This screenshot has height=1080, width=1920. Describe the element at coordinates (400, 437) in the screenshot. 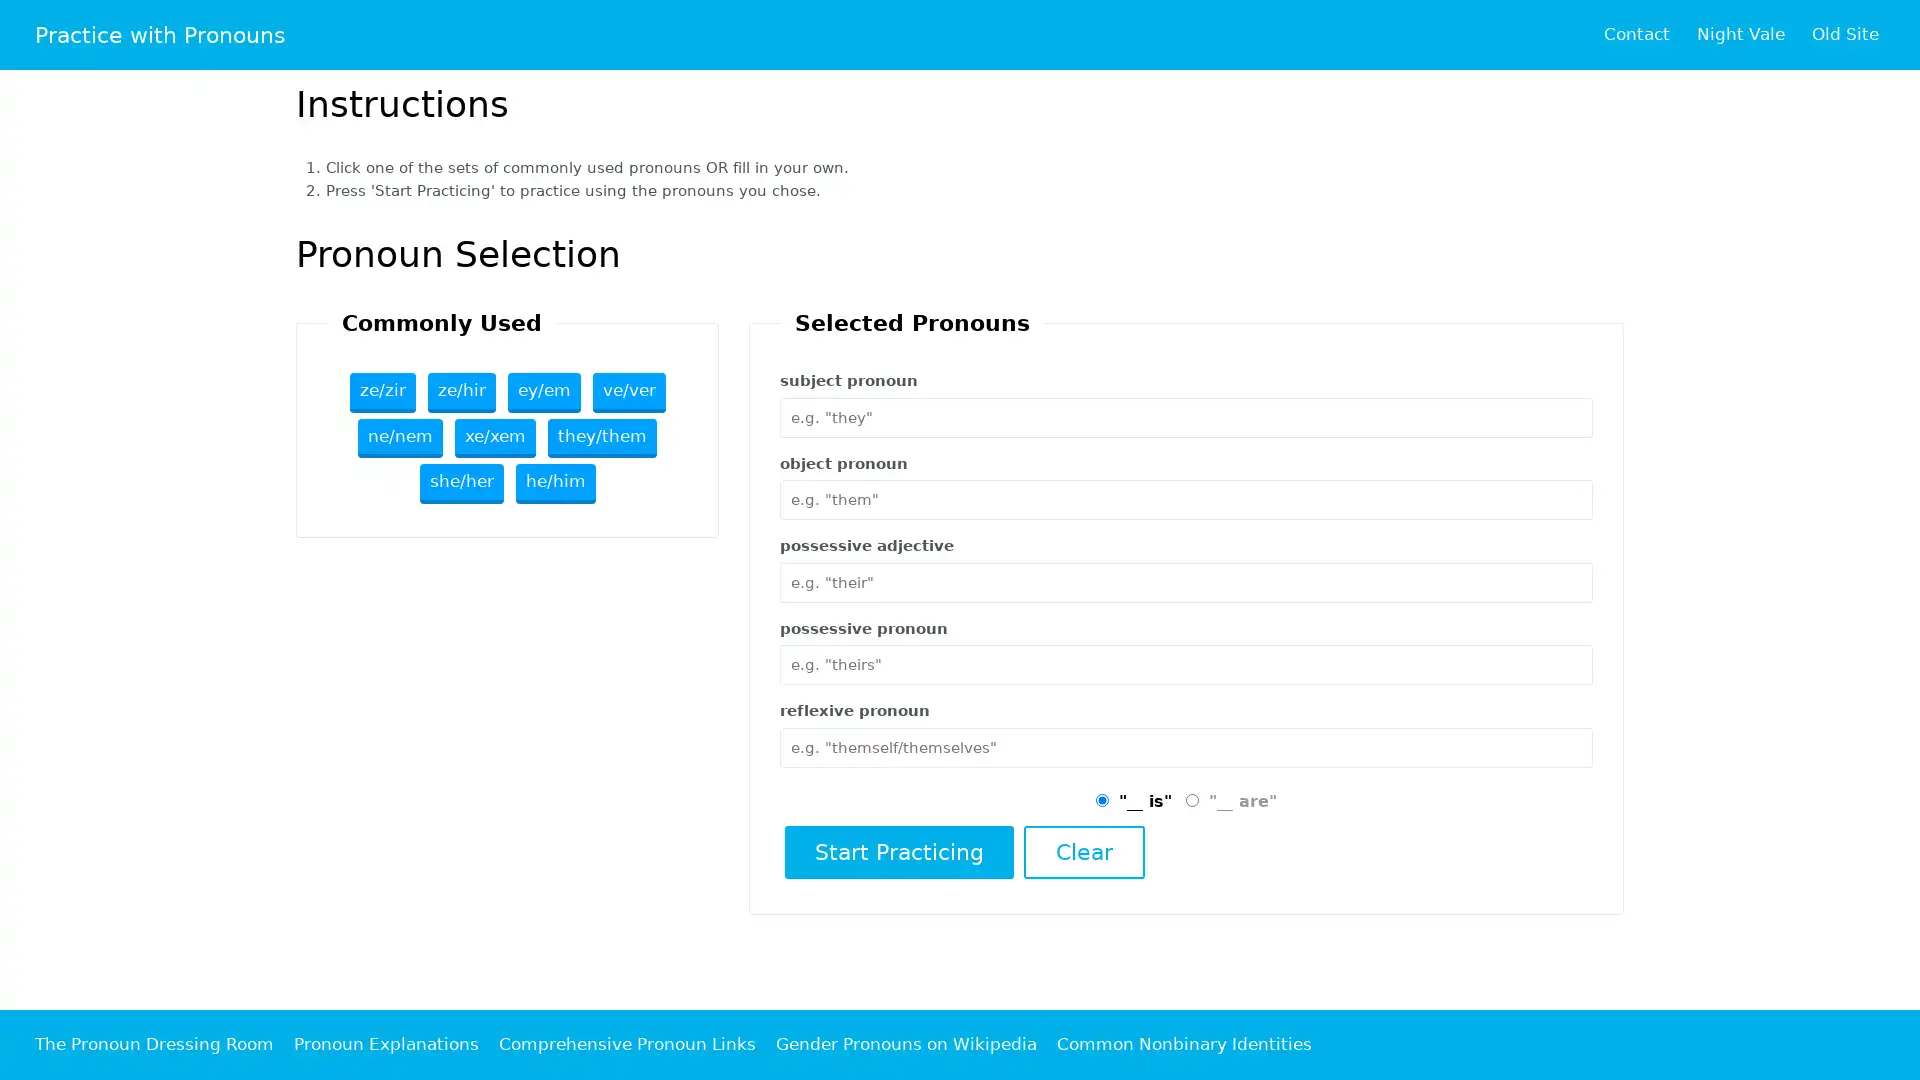

I see `ne/nem` at that location.